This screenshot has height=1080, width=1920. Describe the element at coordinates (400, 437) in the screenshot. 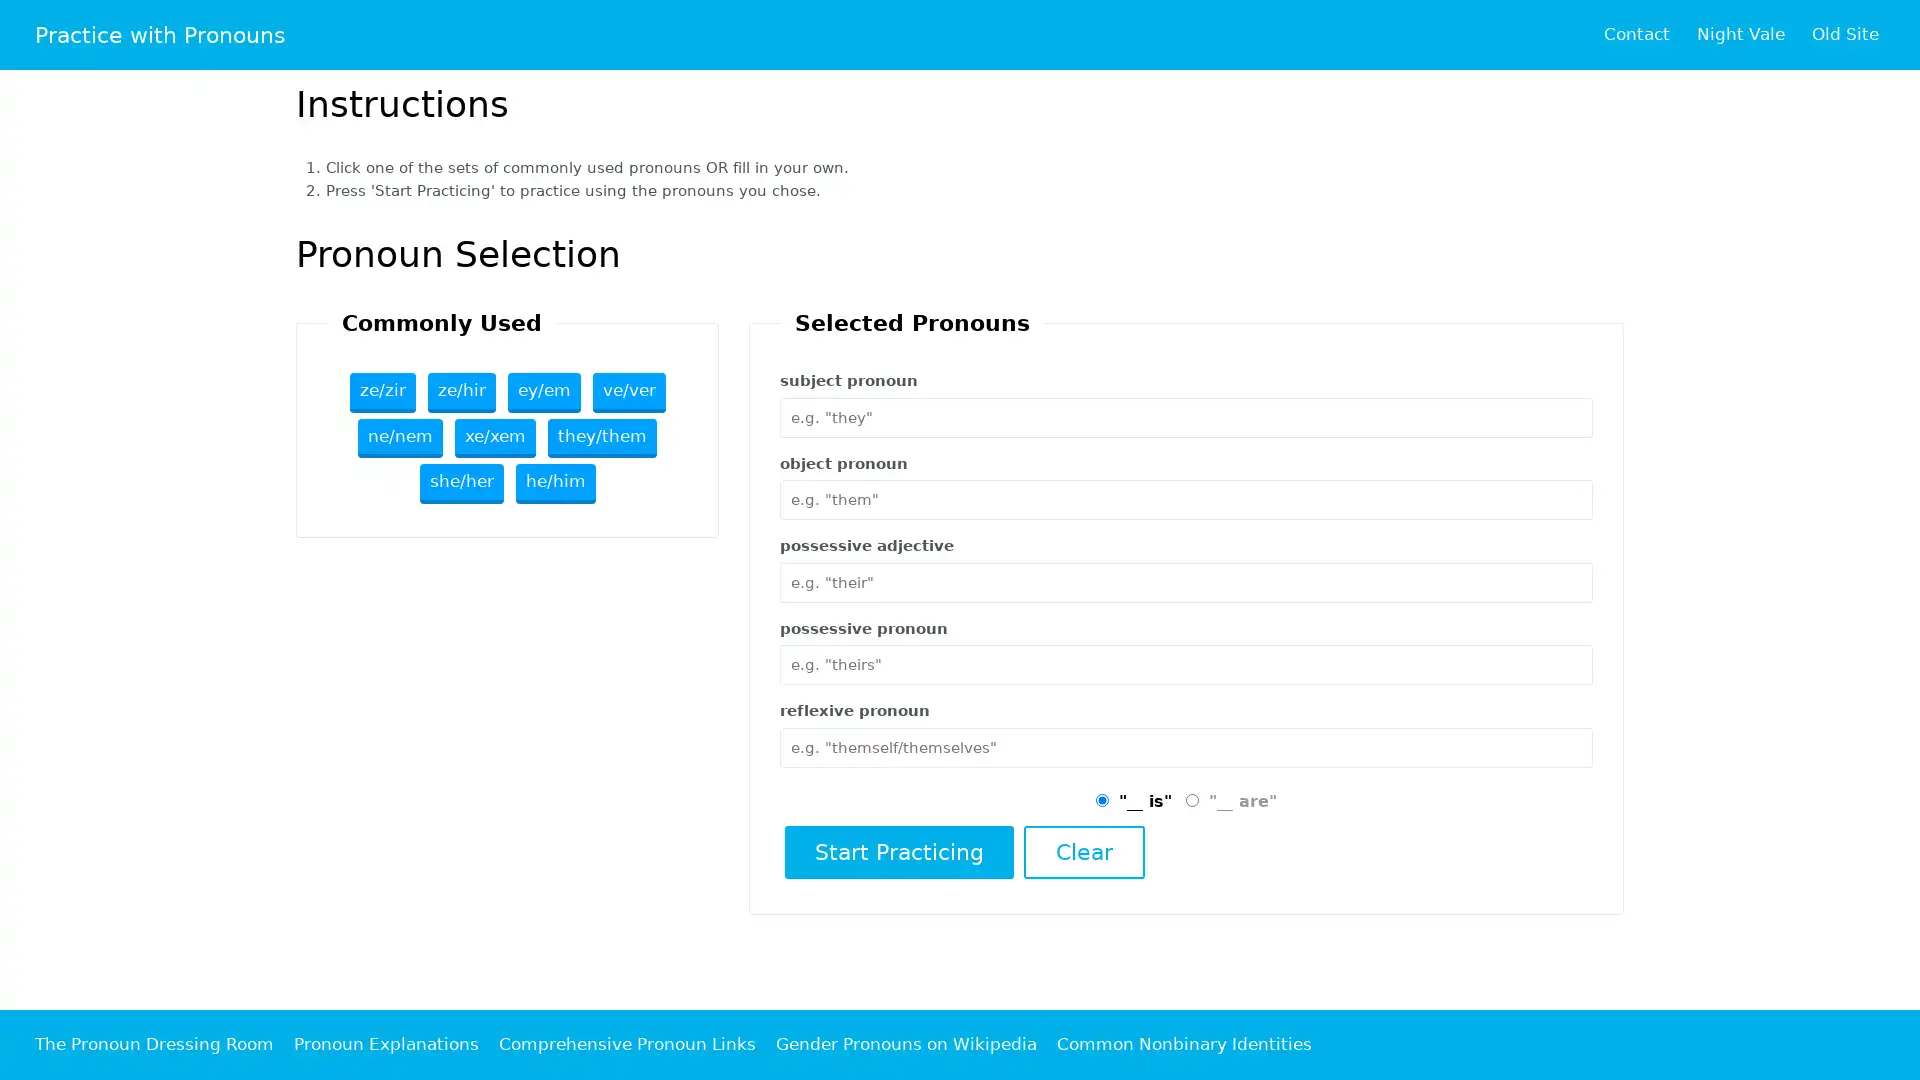

I see `ne/nem` at that location.